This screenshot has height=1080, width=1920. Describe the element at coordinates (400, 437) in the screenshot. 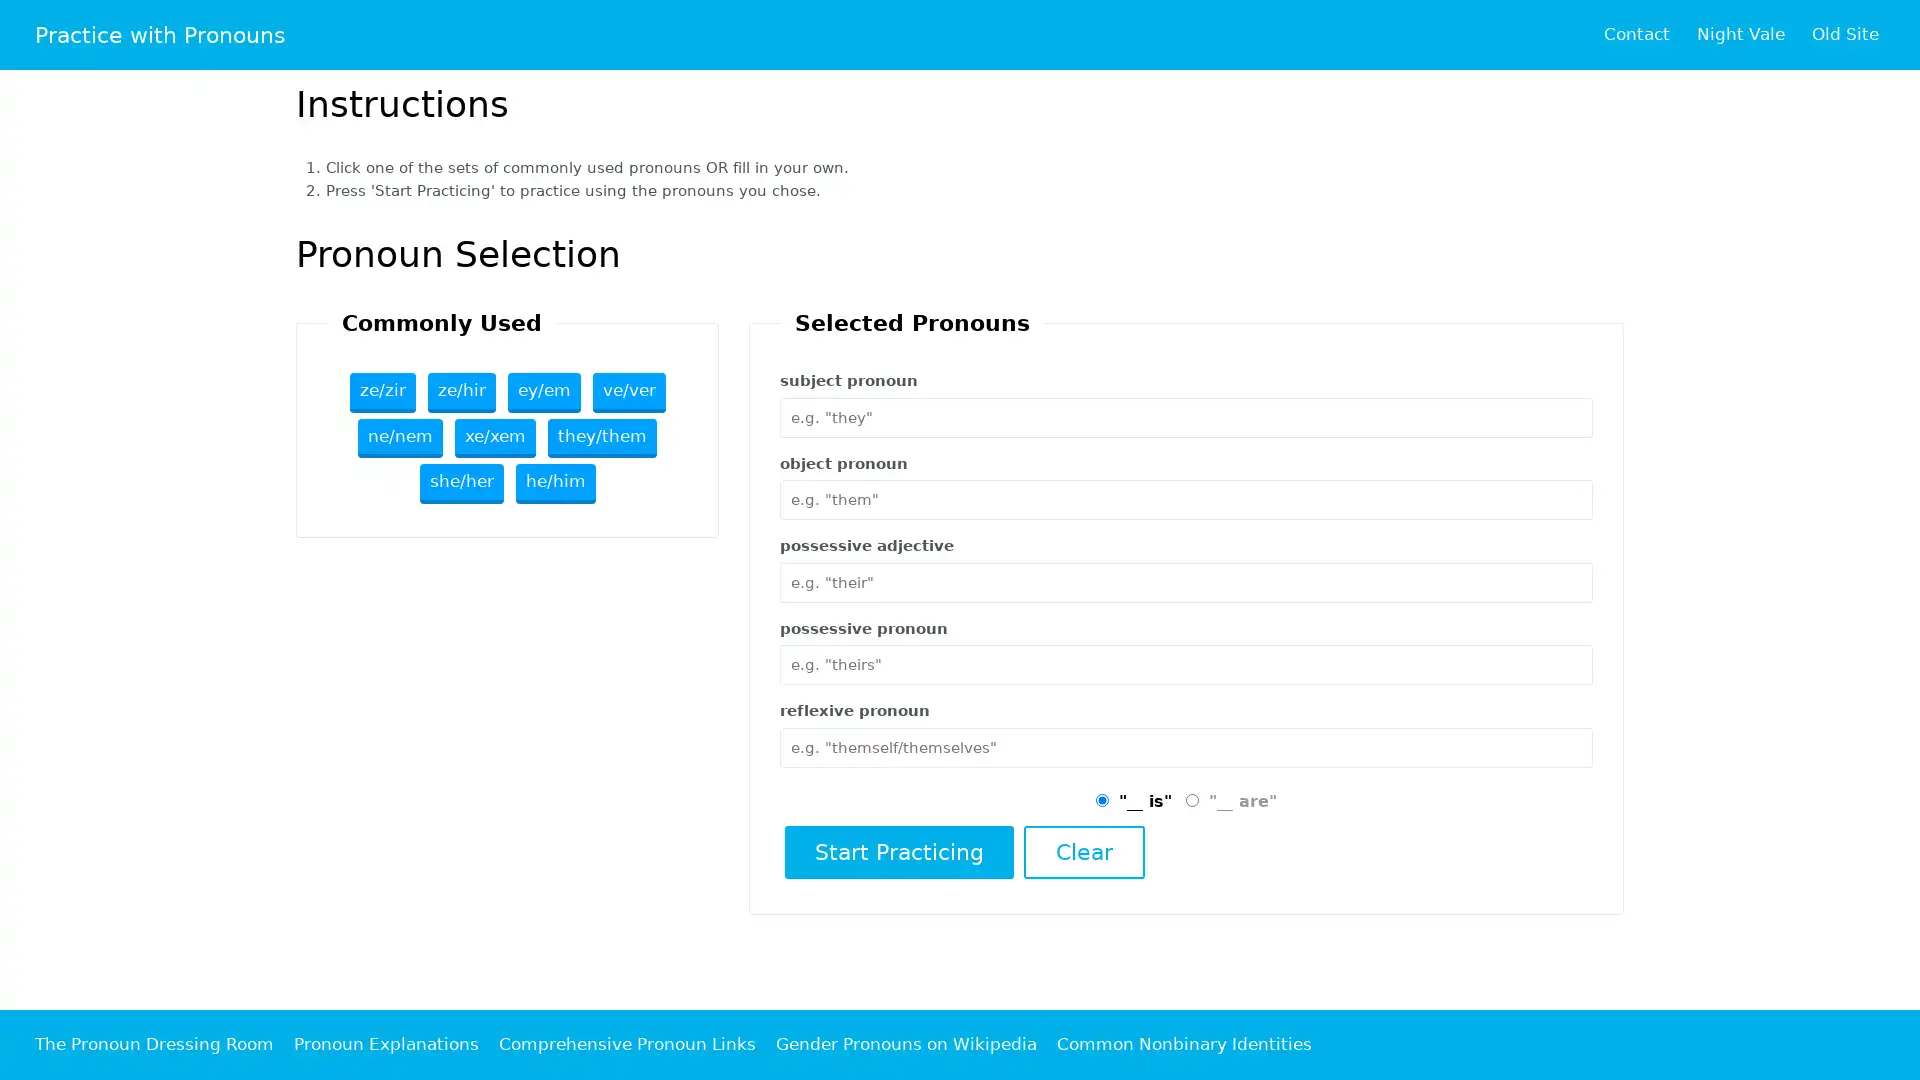

I see `ne/nem` at that location.